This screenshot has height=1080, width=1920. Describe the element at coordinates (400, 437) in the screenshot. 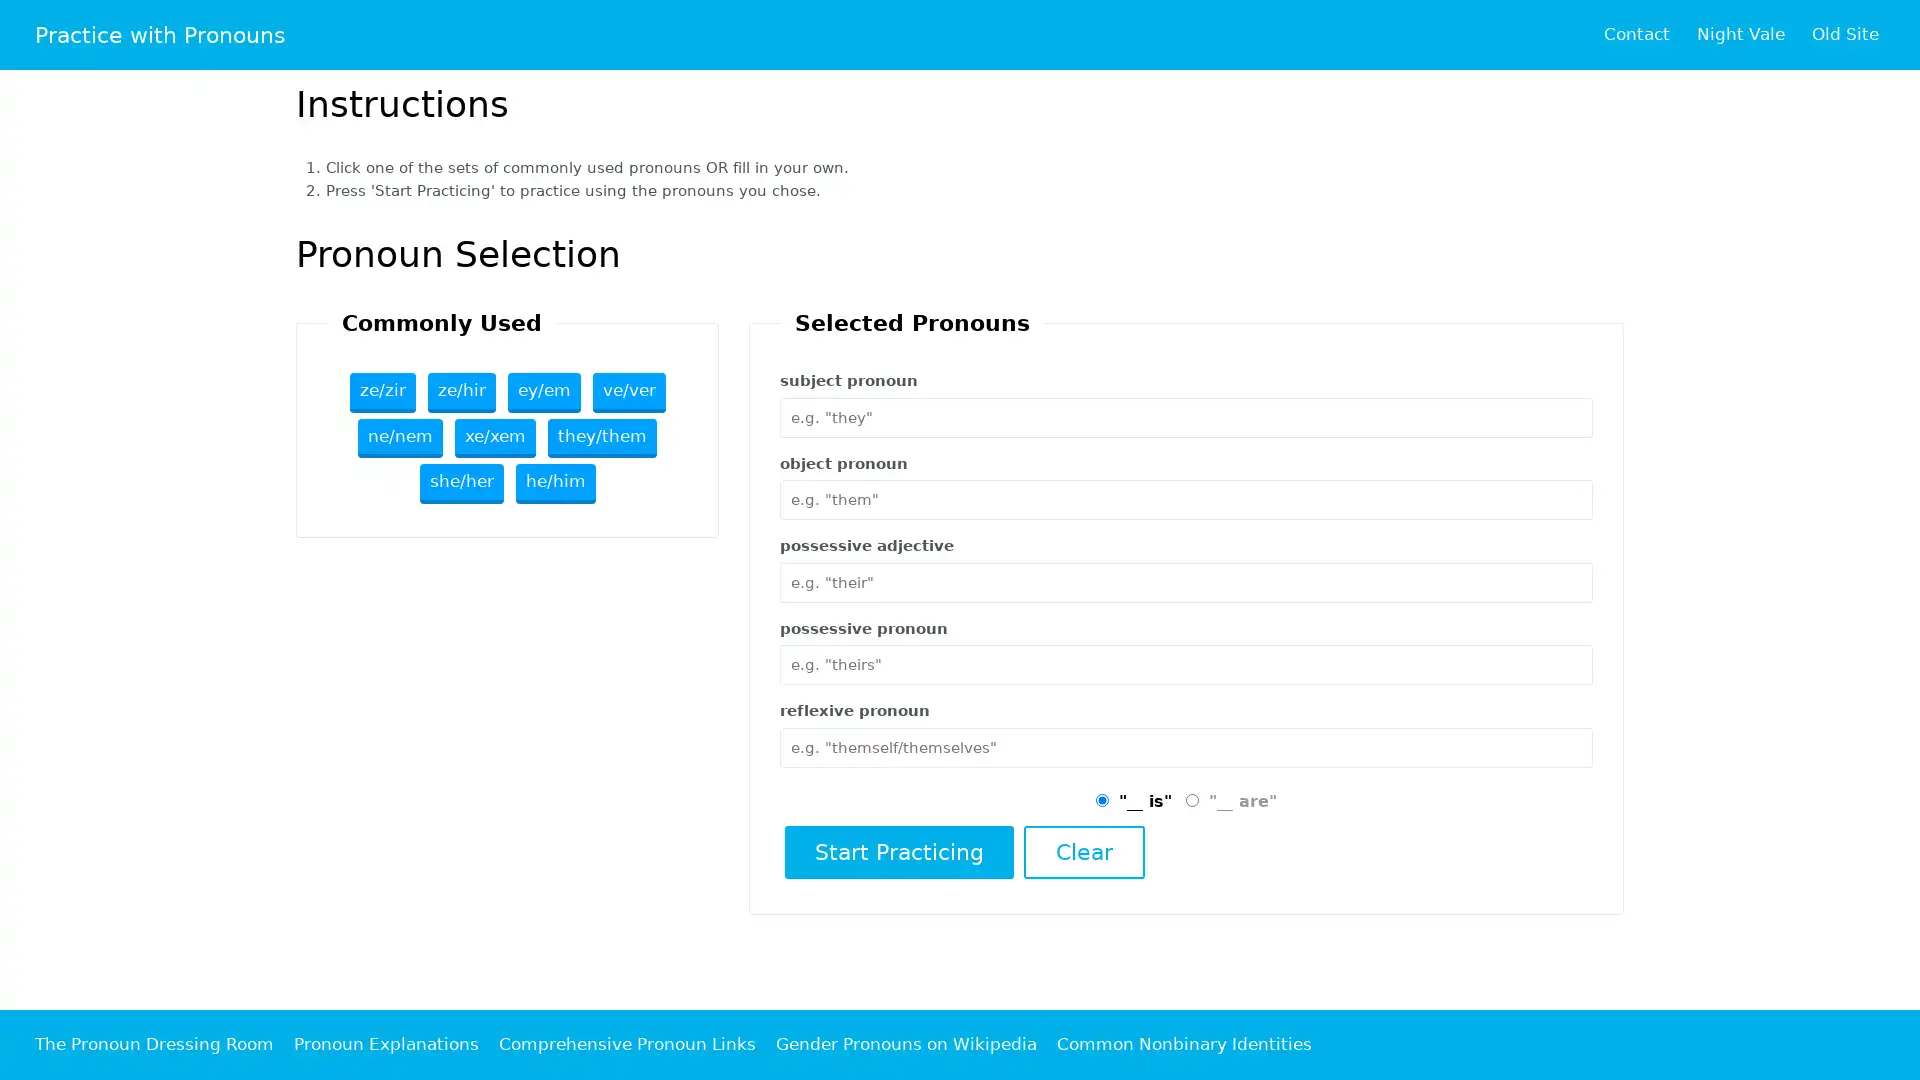

I see `ne/nem` at that location.